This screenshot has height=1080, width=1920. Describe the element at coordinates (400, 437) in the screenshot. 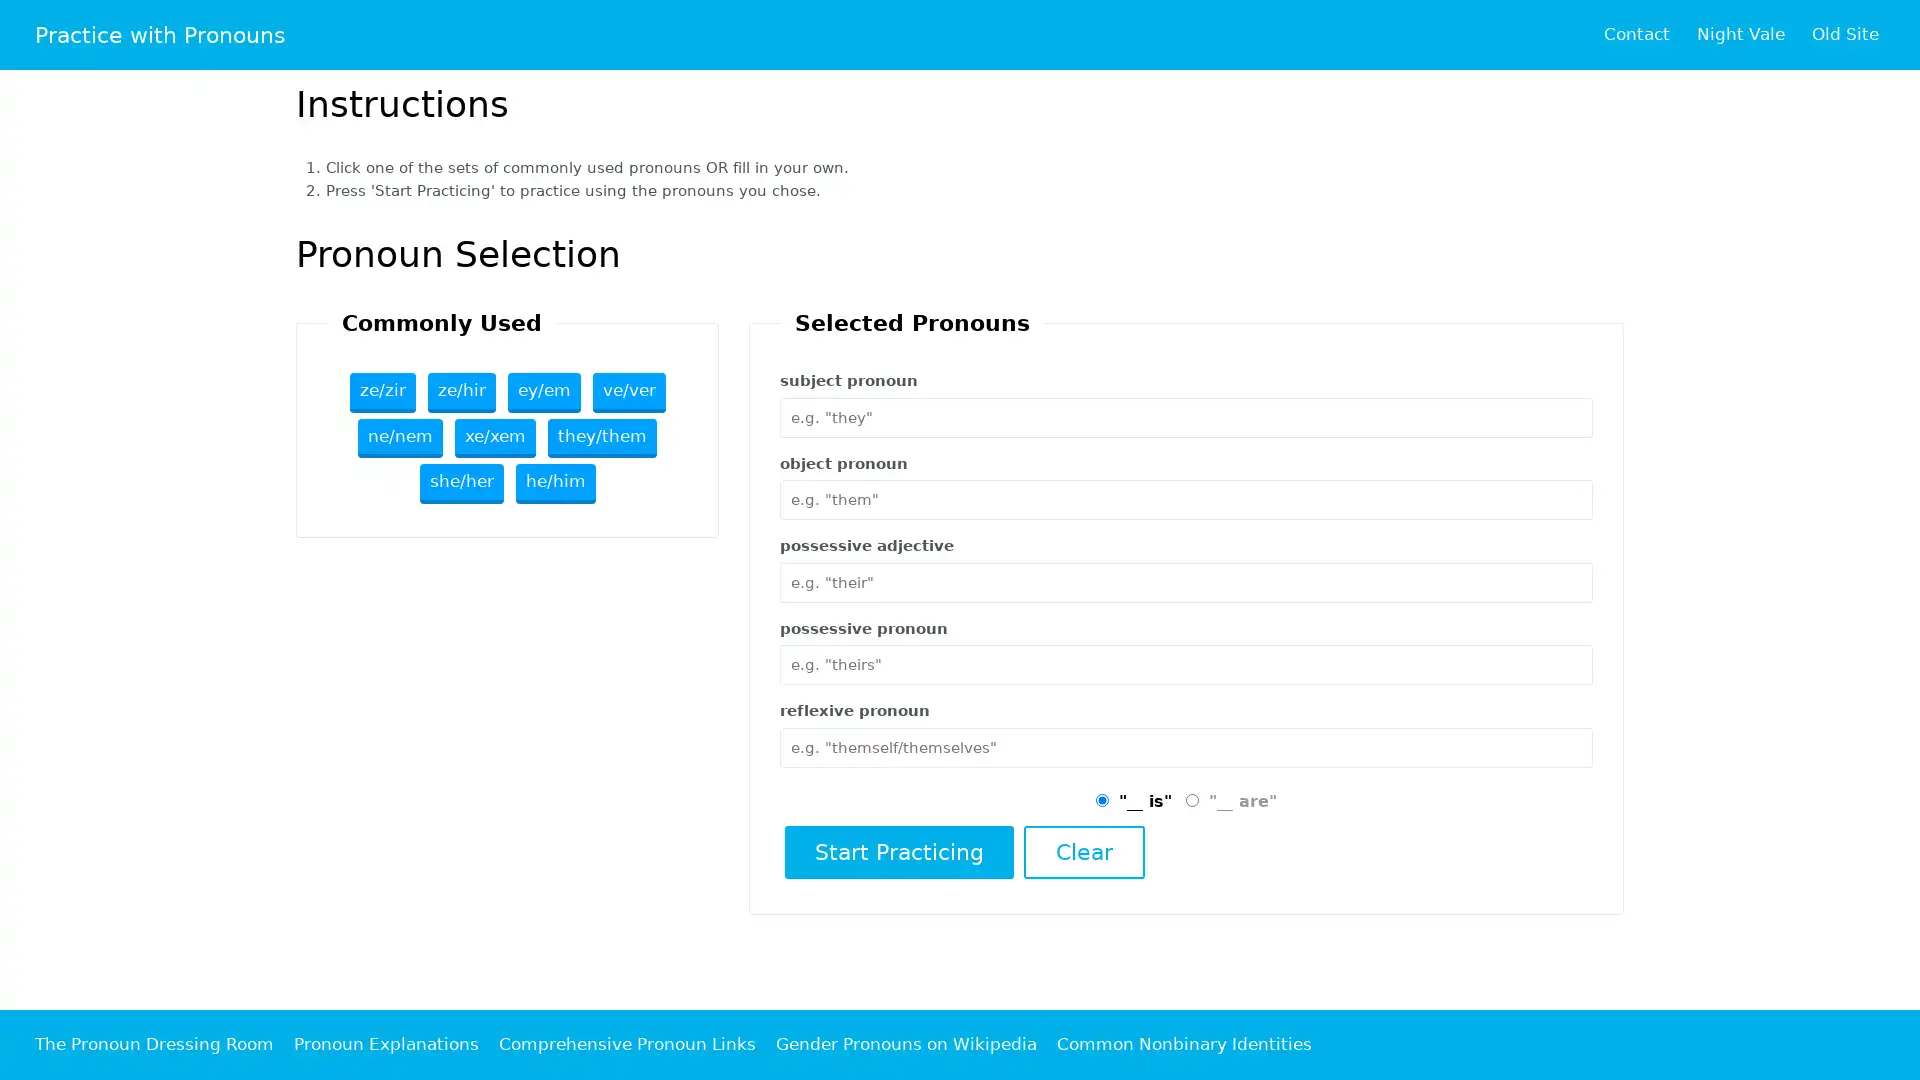

I see `ne/nem` at that location.